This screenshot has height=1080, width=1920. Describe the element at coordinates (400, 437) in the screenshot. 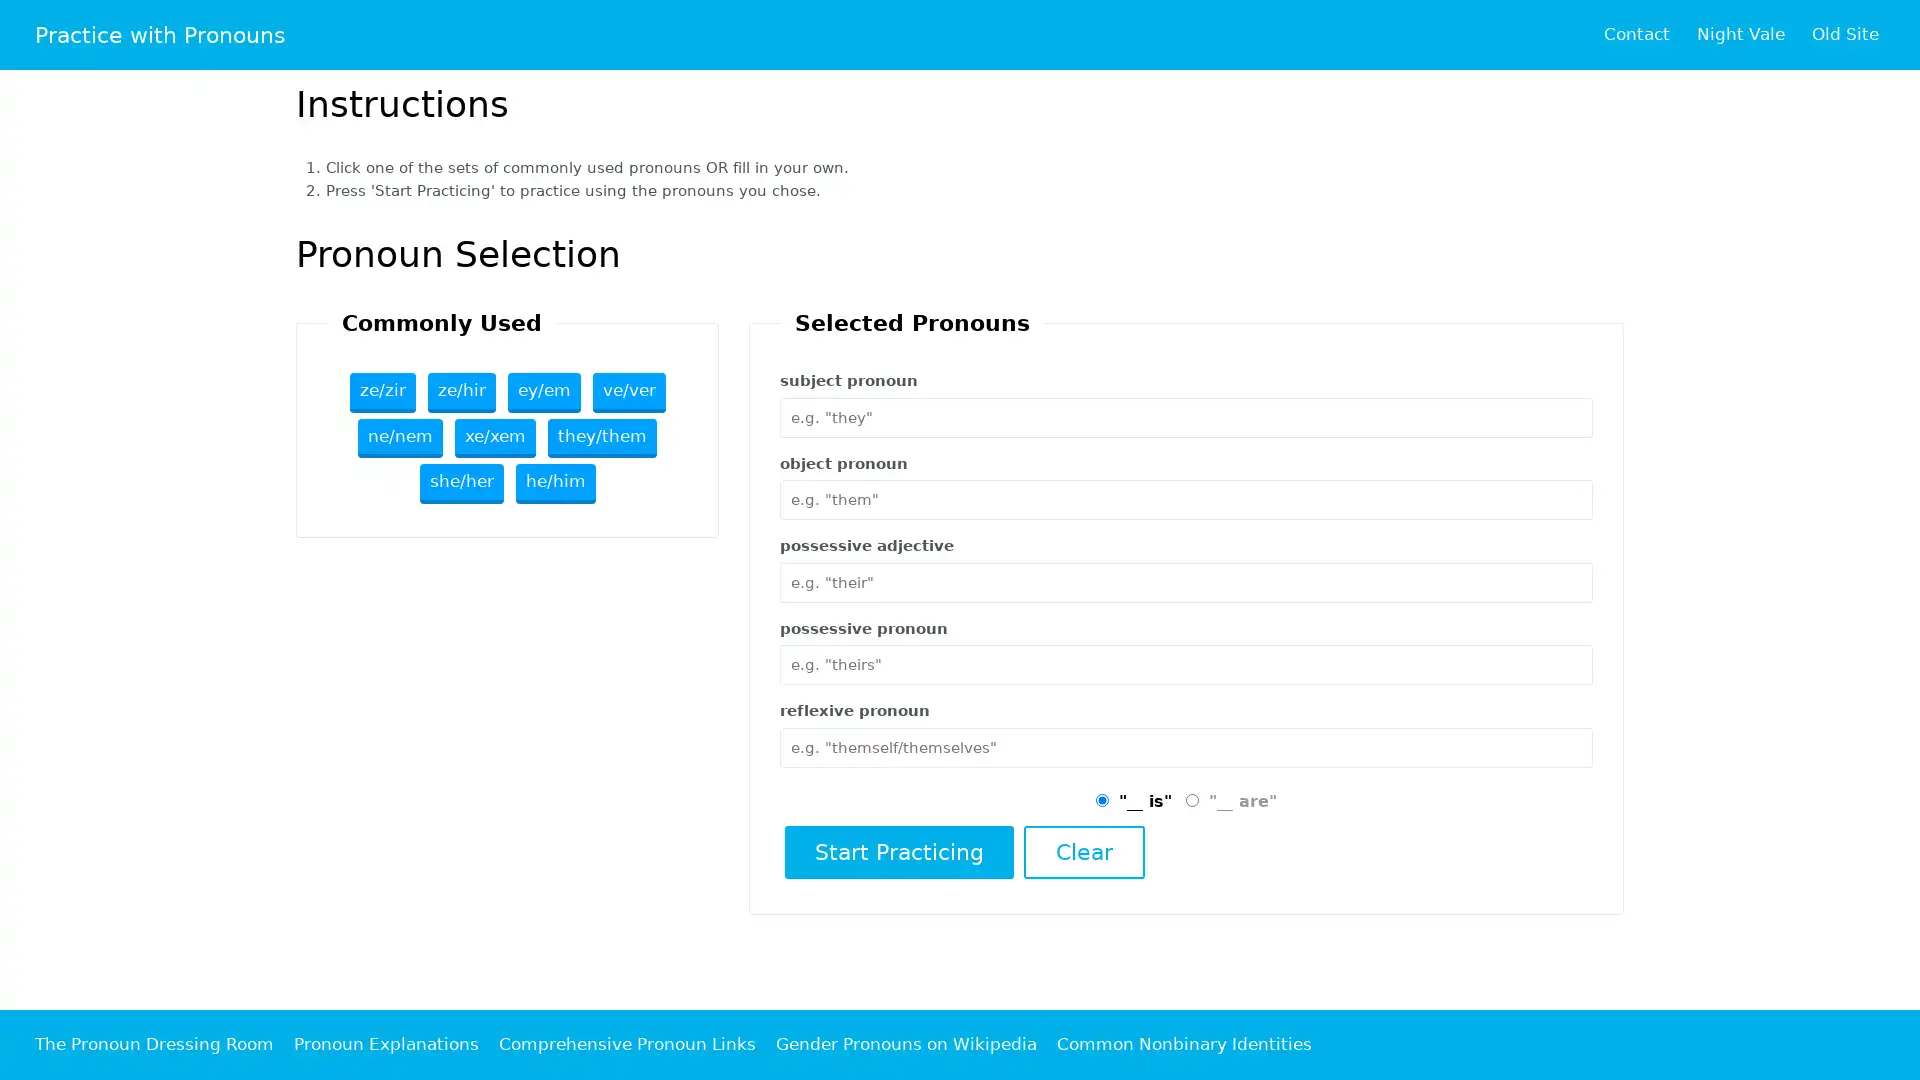

I see `ne/nem` at that location.